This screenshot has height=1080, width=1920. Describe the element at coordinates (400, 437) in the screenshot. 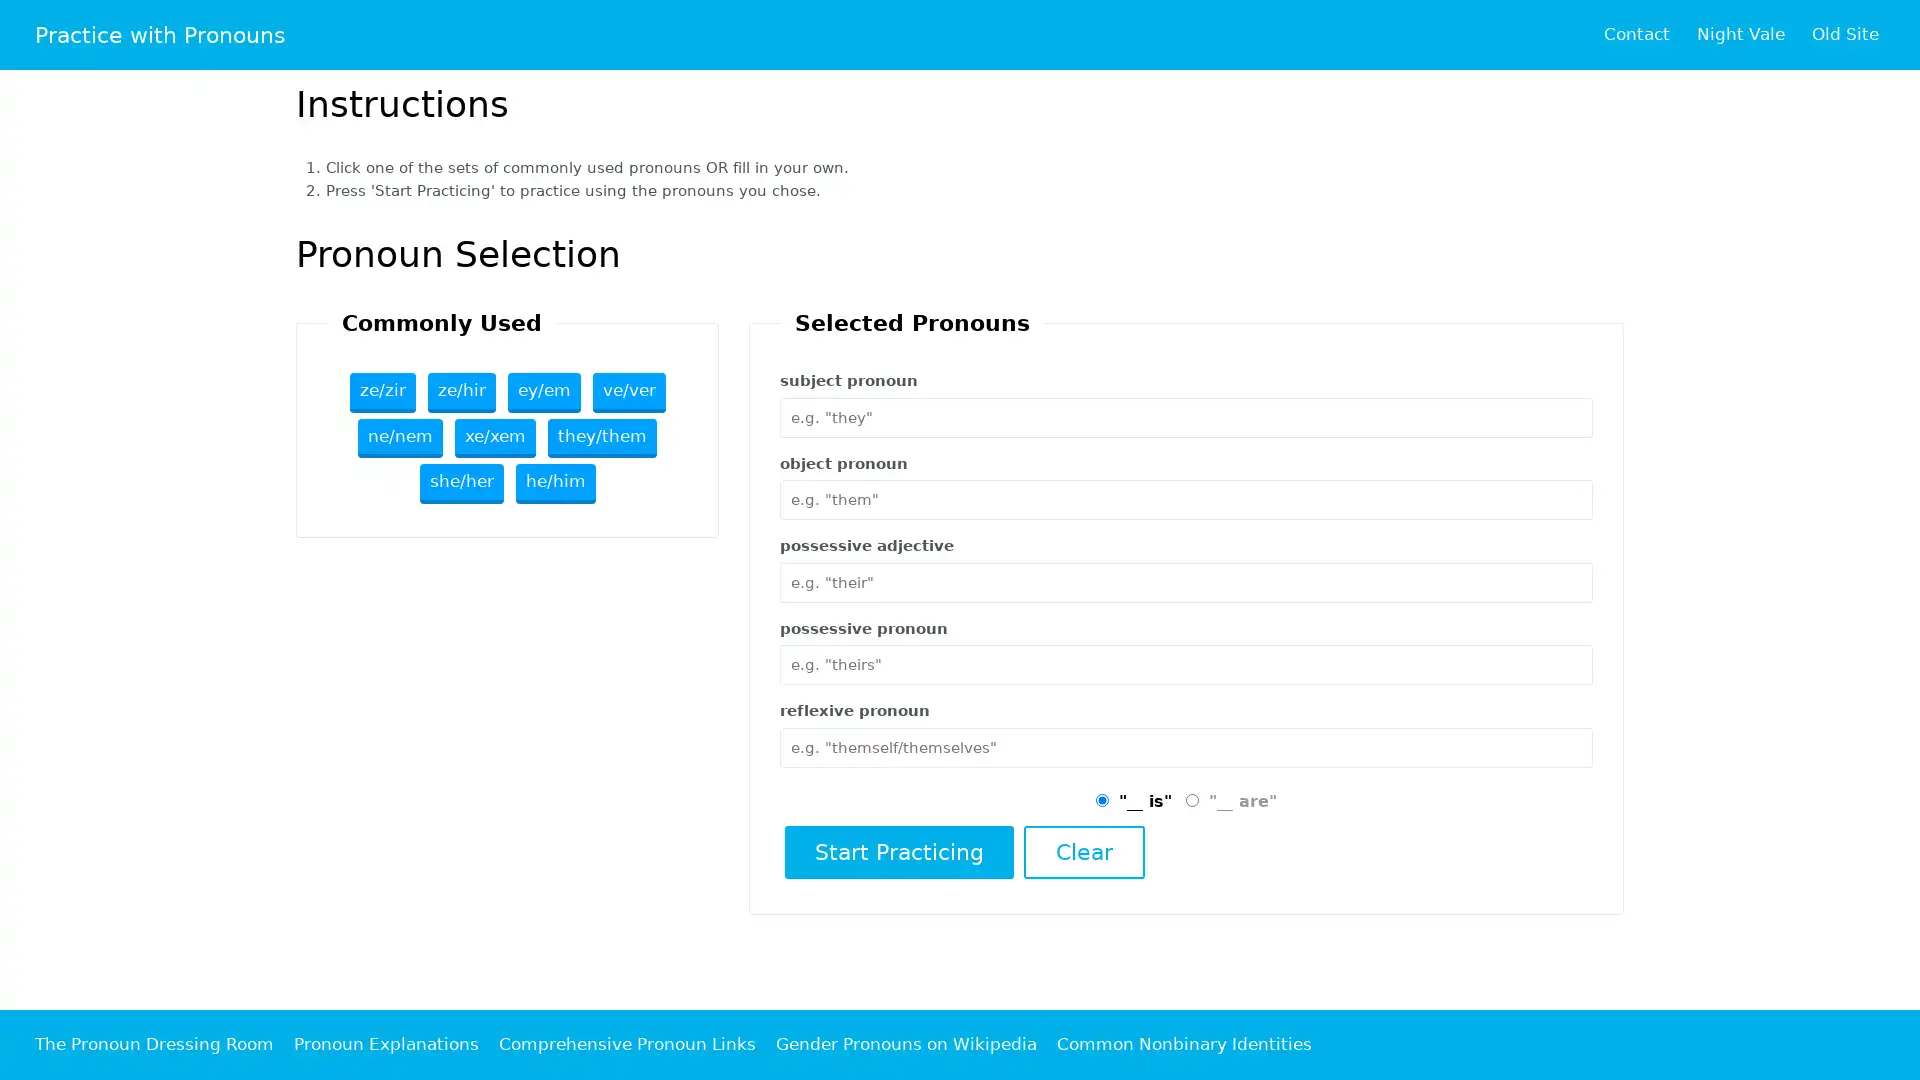

I see `ne/nem` at that location.